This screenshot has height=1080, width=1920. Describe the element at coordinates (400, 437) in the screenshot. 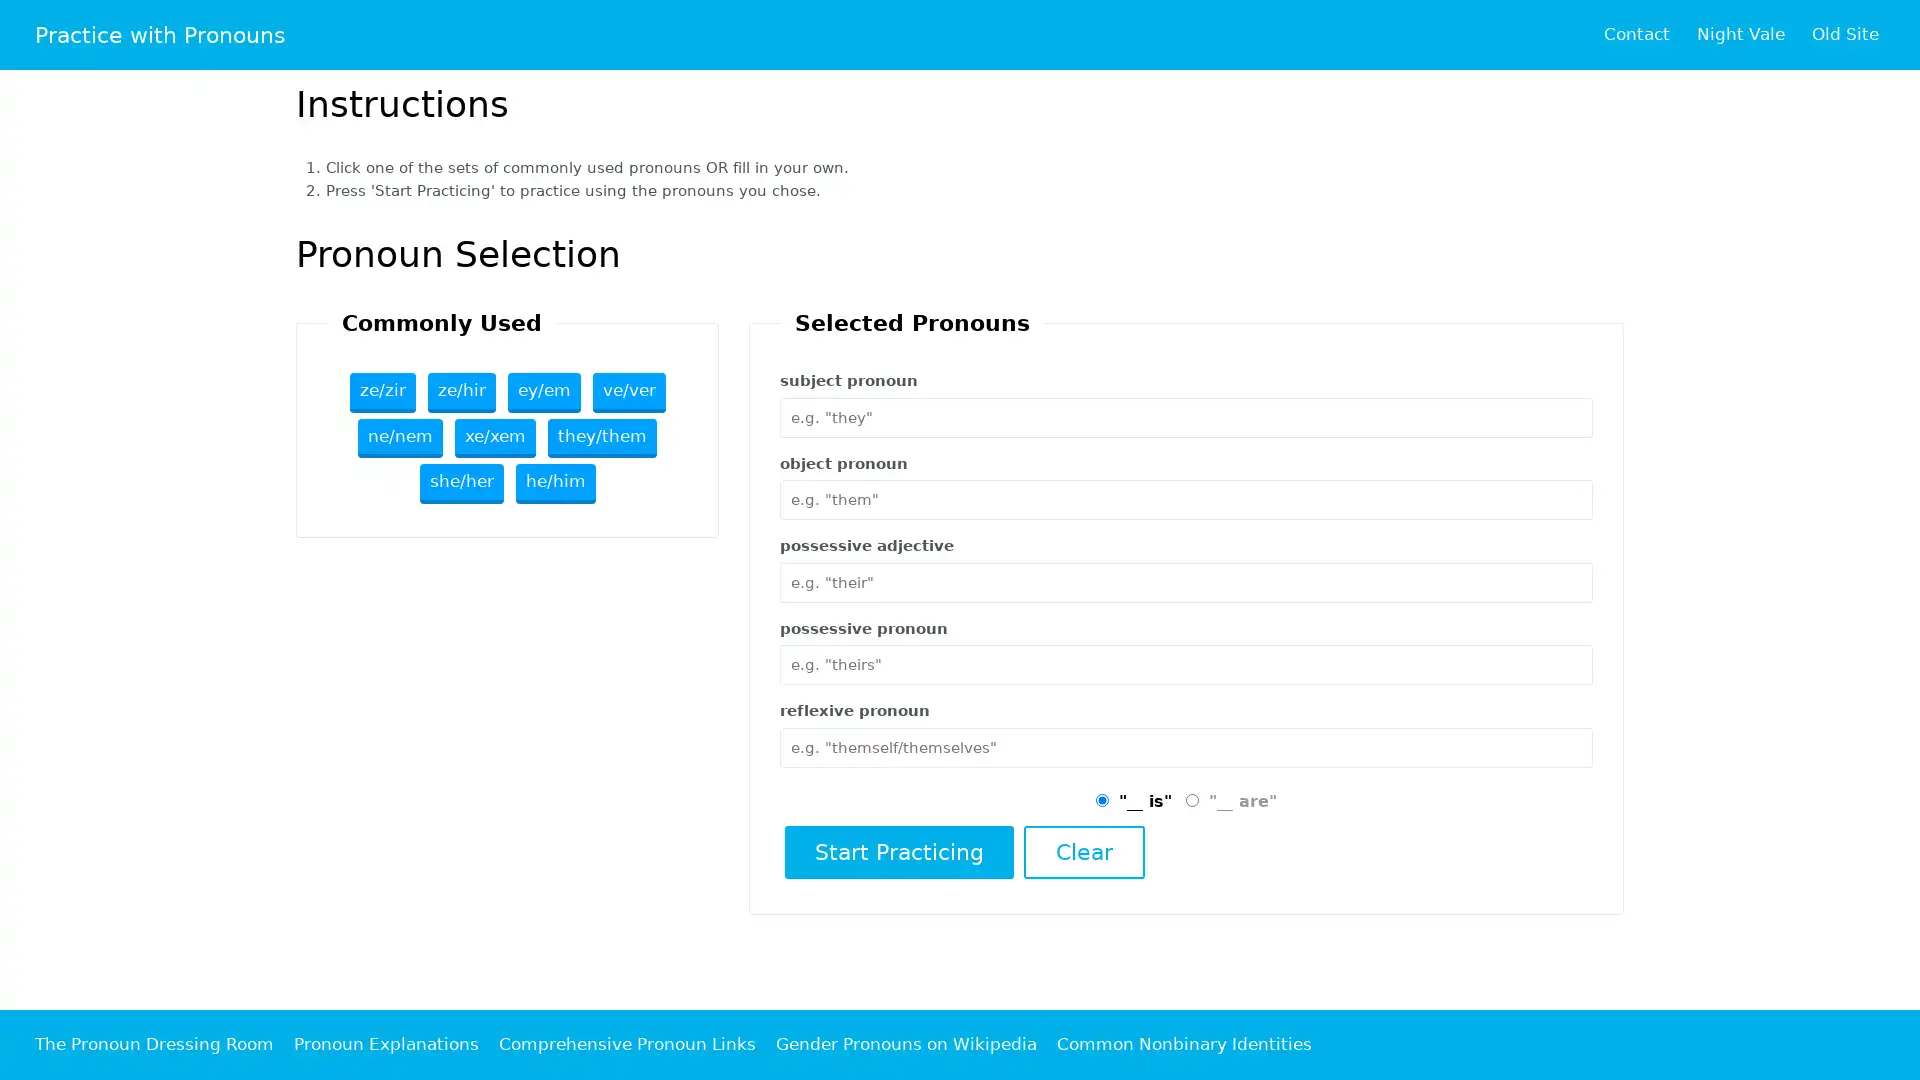

I see `ne/nem` at that location.